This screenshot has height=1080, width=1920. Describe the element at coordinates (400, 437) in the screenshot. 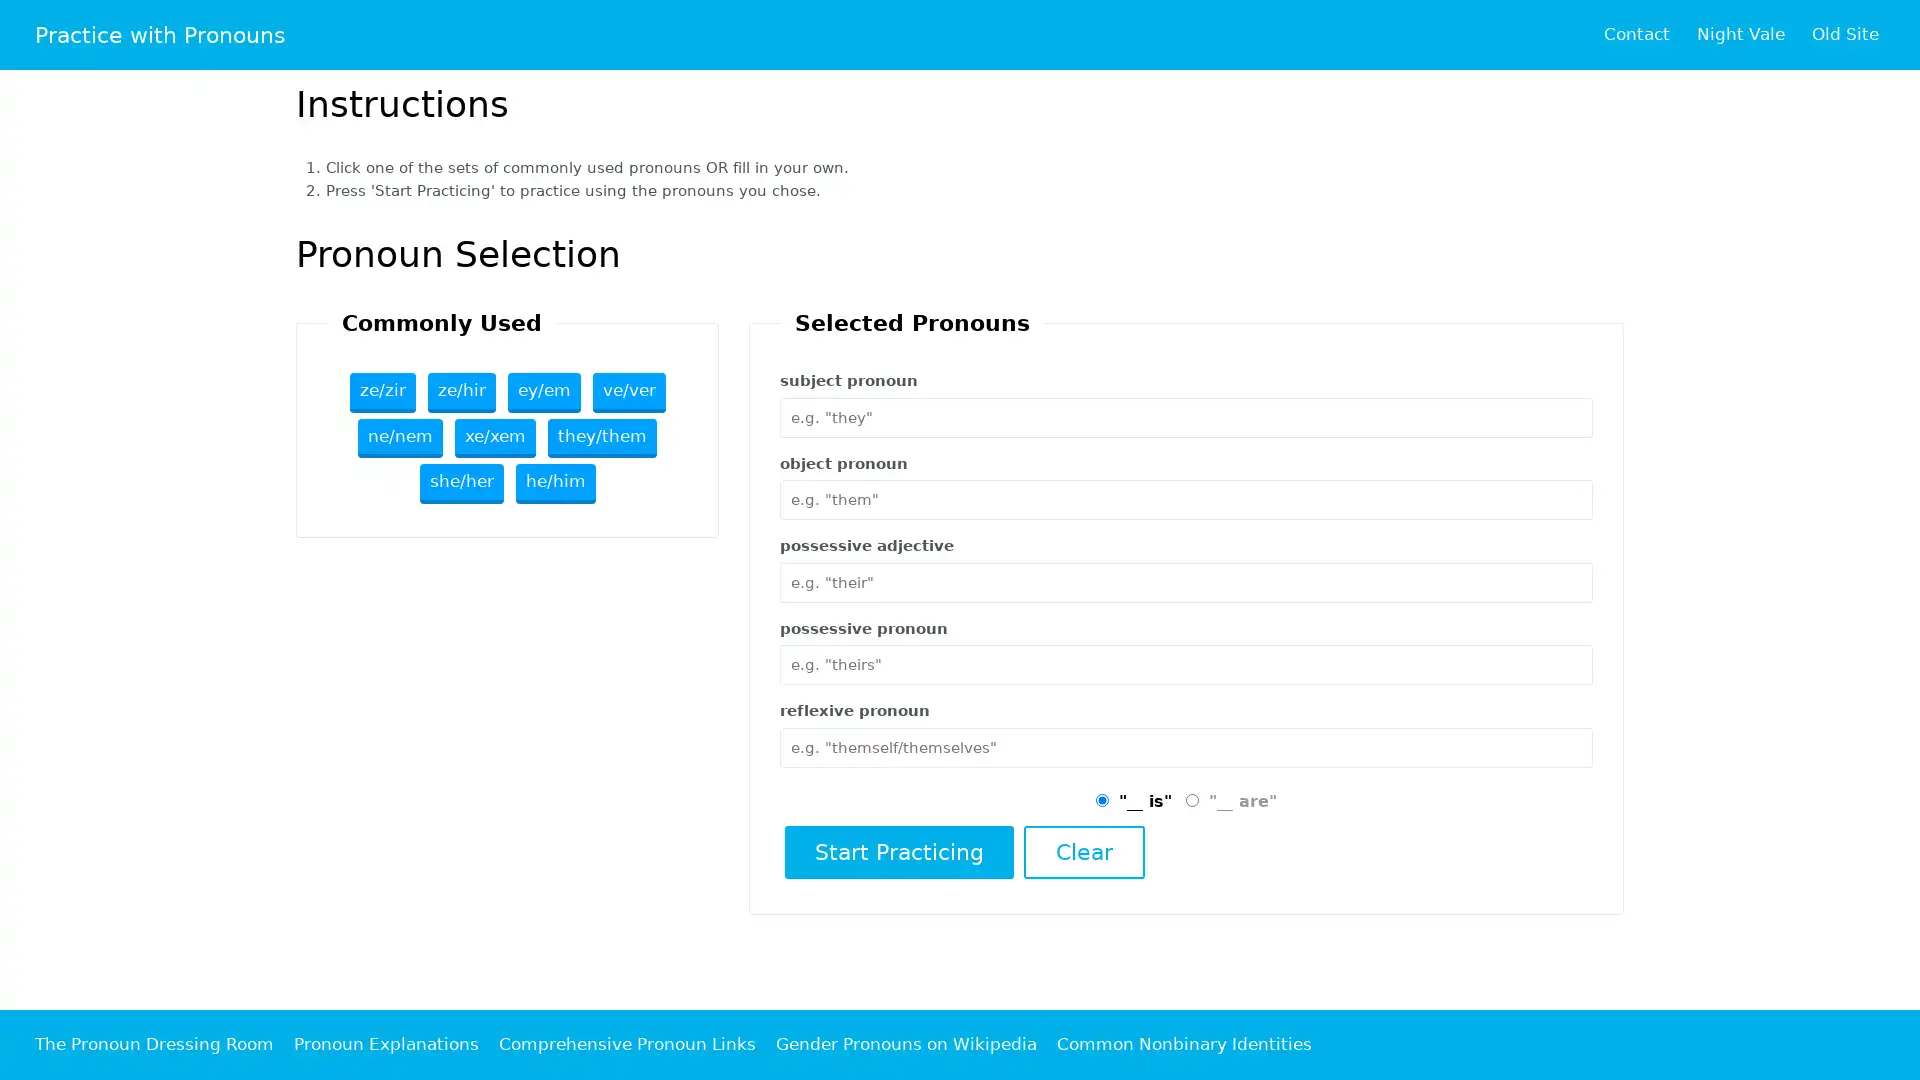

I see `ne/nem` at that location.